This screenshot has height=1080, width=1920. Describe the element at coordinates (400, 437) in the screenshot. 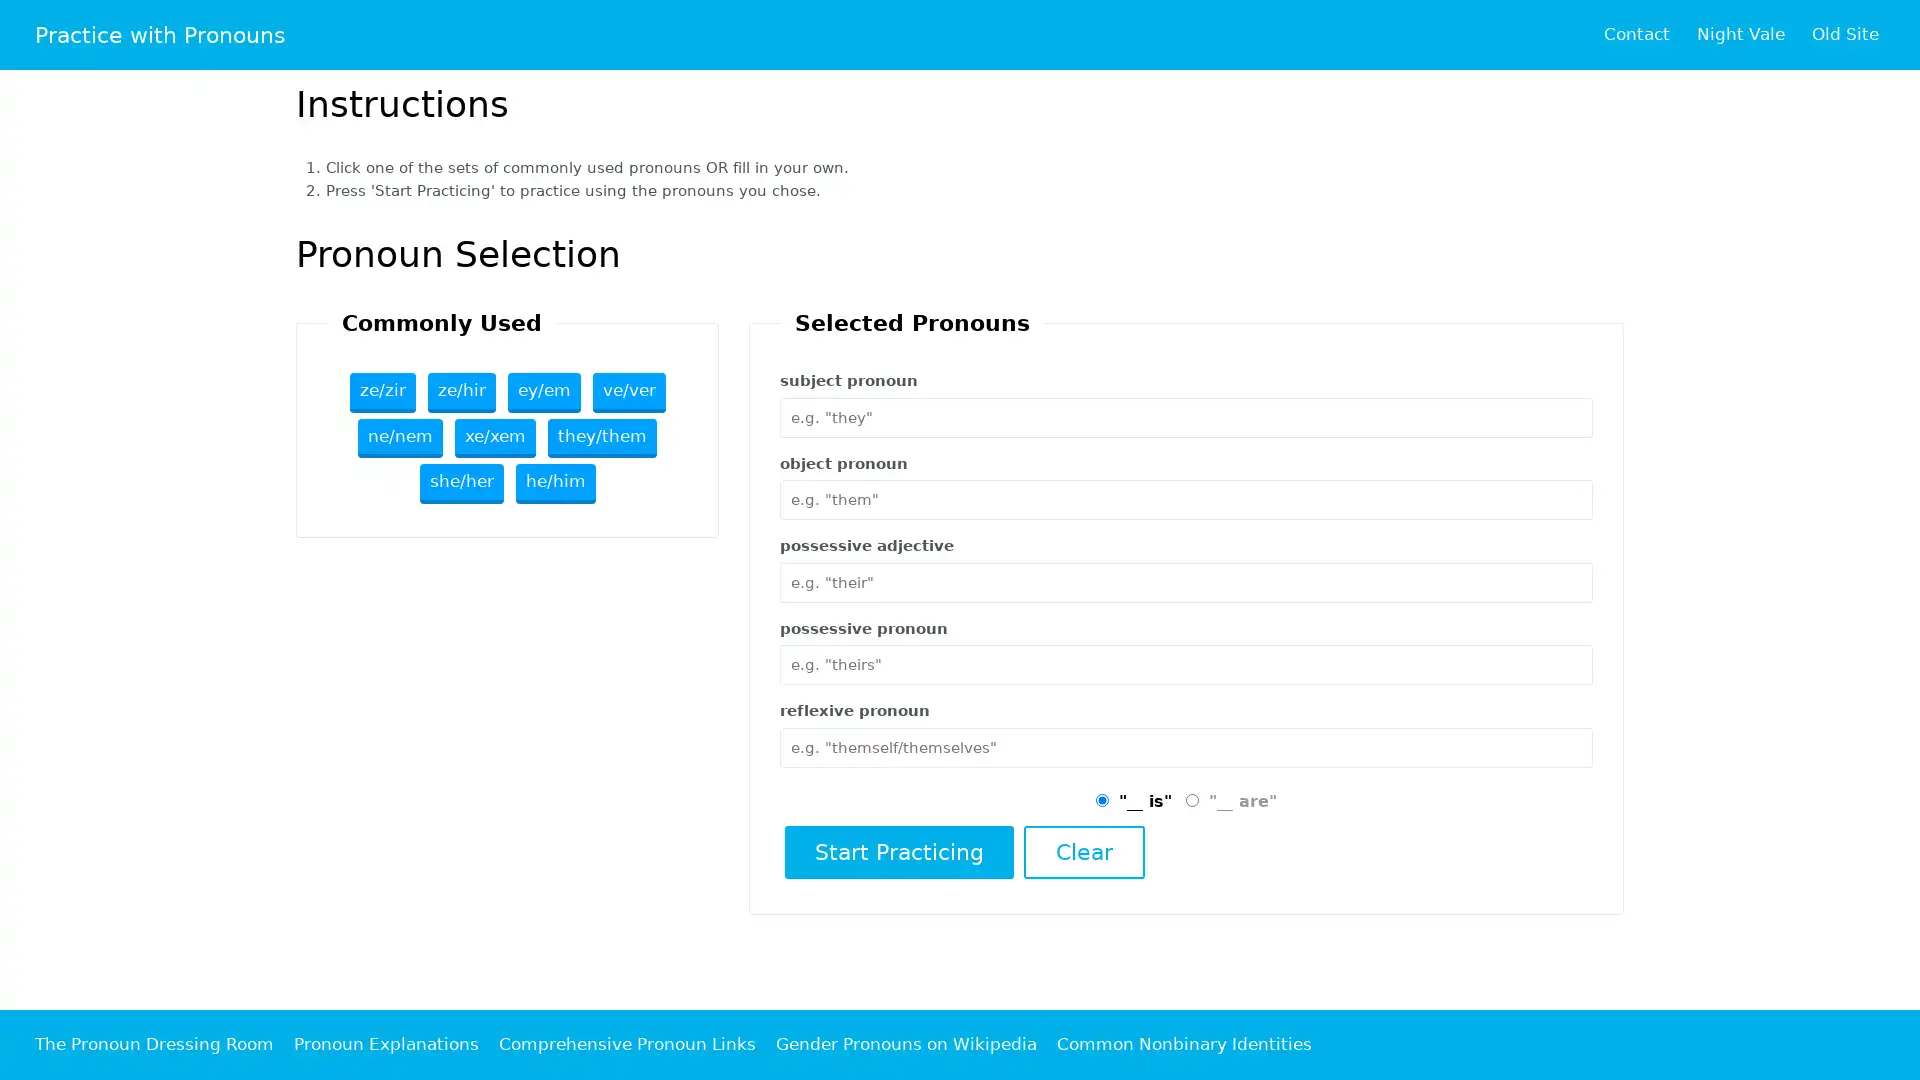

I see `ne/nem` at that location.